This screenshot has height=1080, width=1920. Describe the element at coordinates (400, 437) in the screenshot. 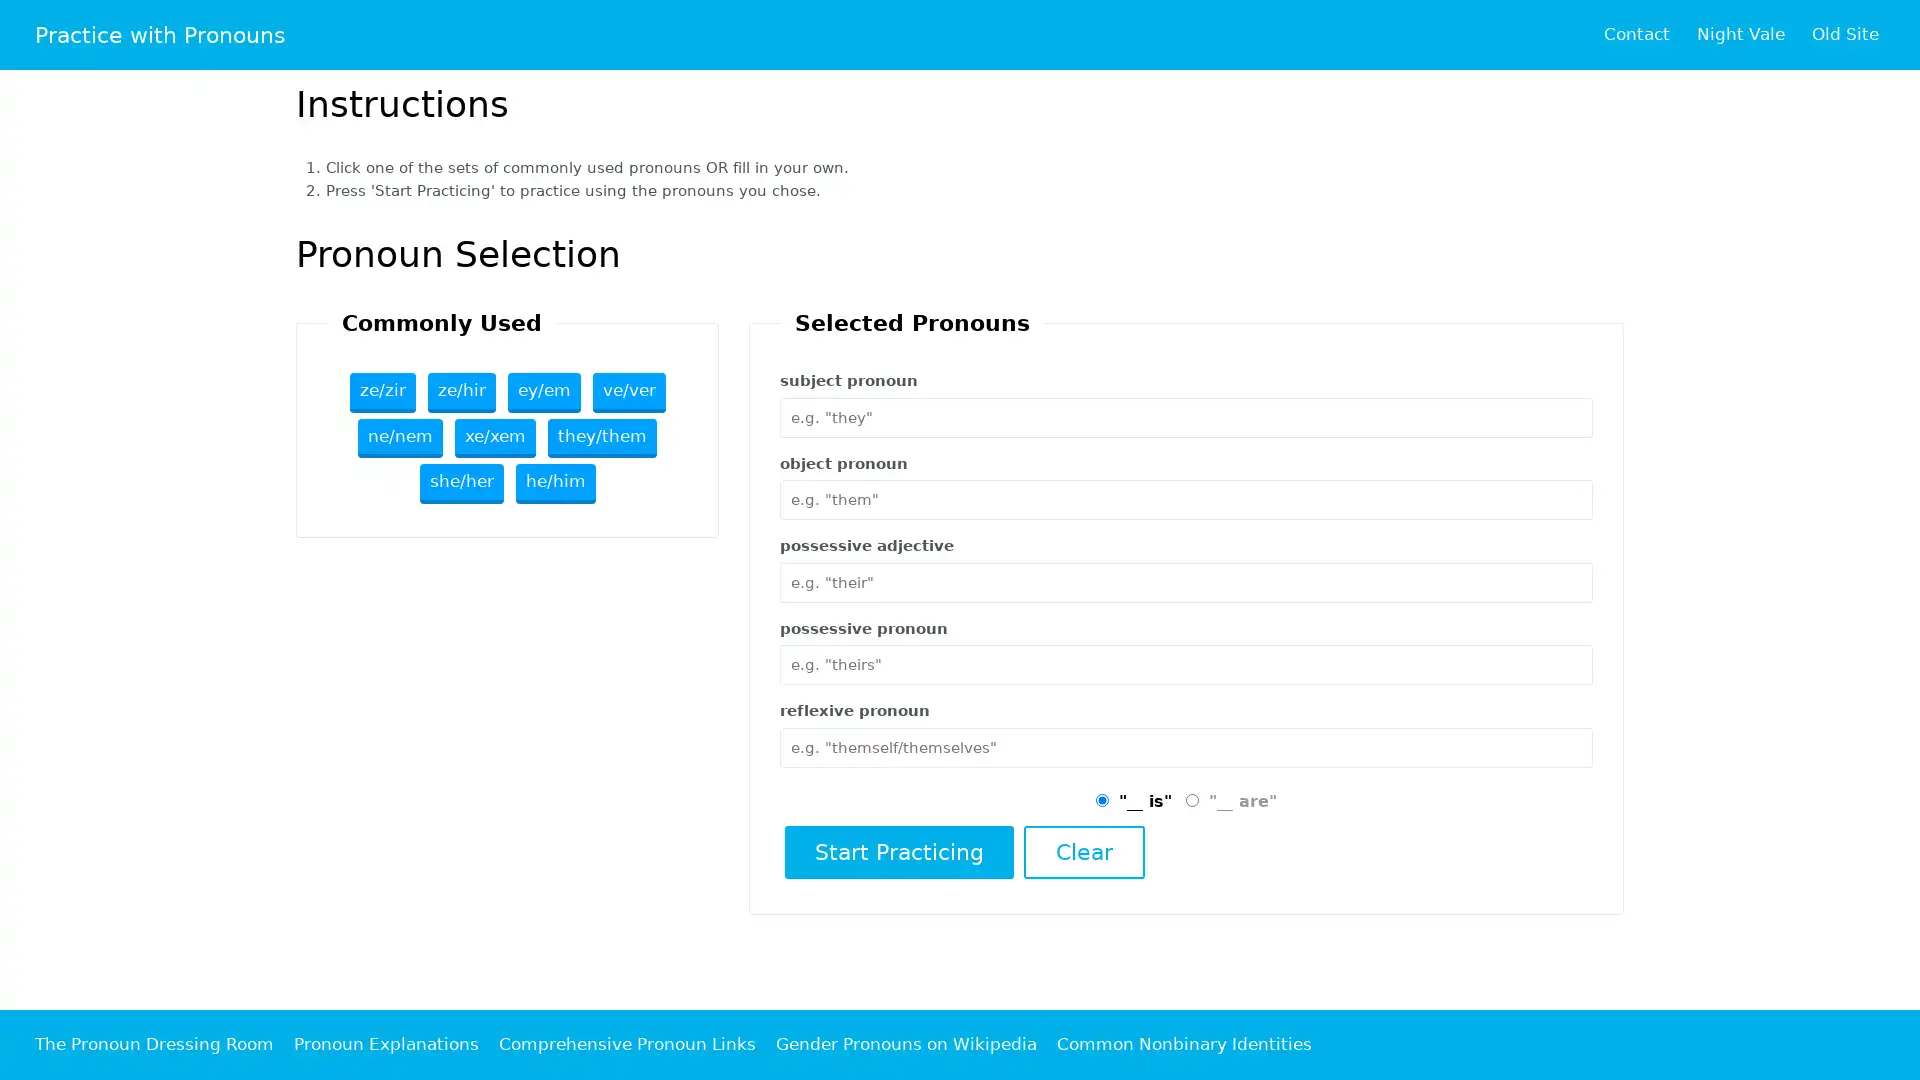

I see `ne/nem` at that location.